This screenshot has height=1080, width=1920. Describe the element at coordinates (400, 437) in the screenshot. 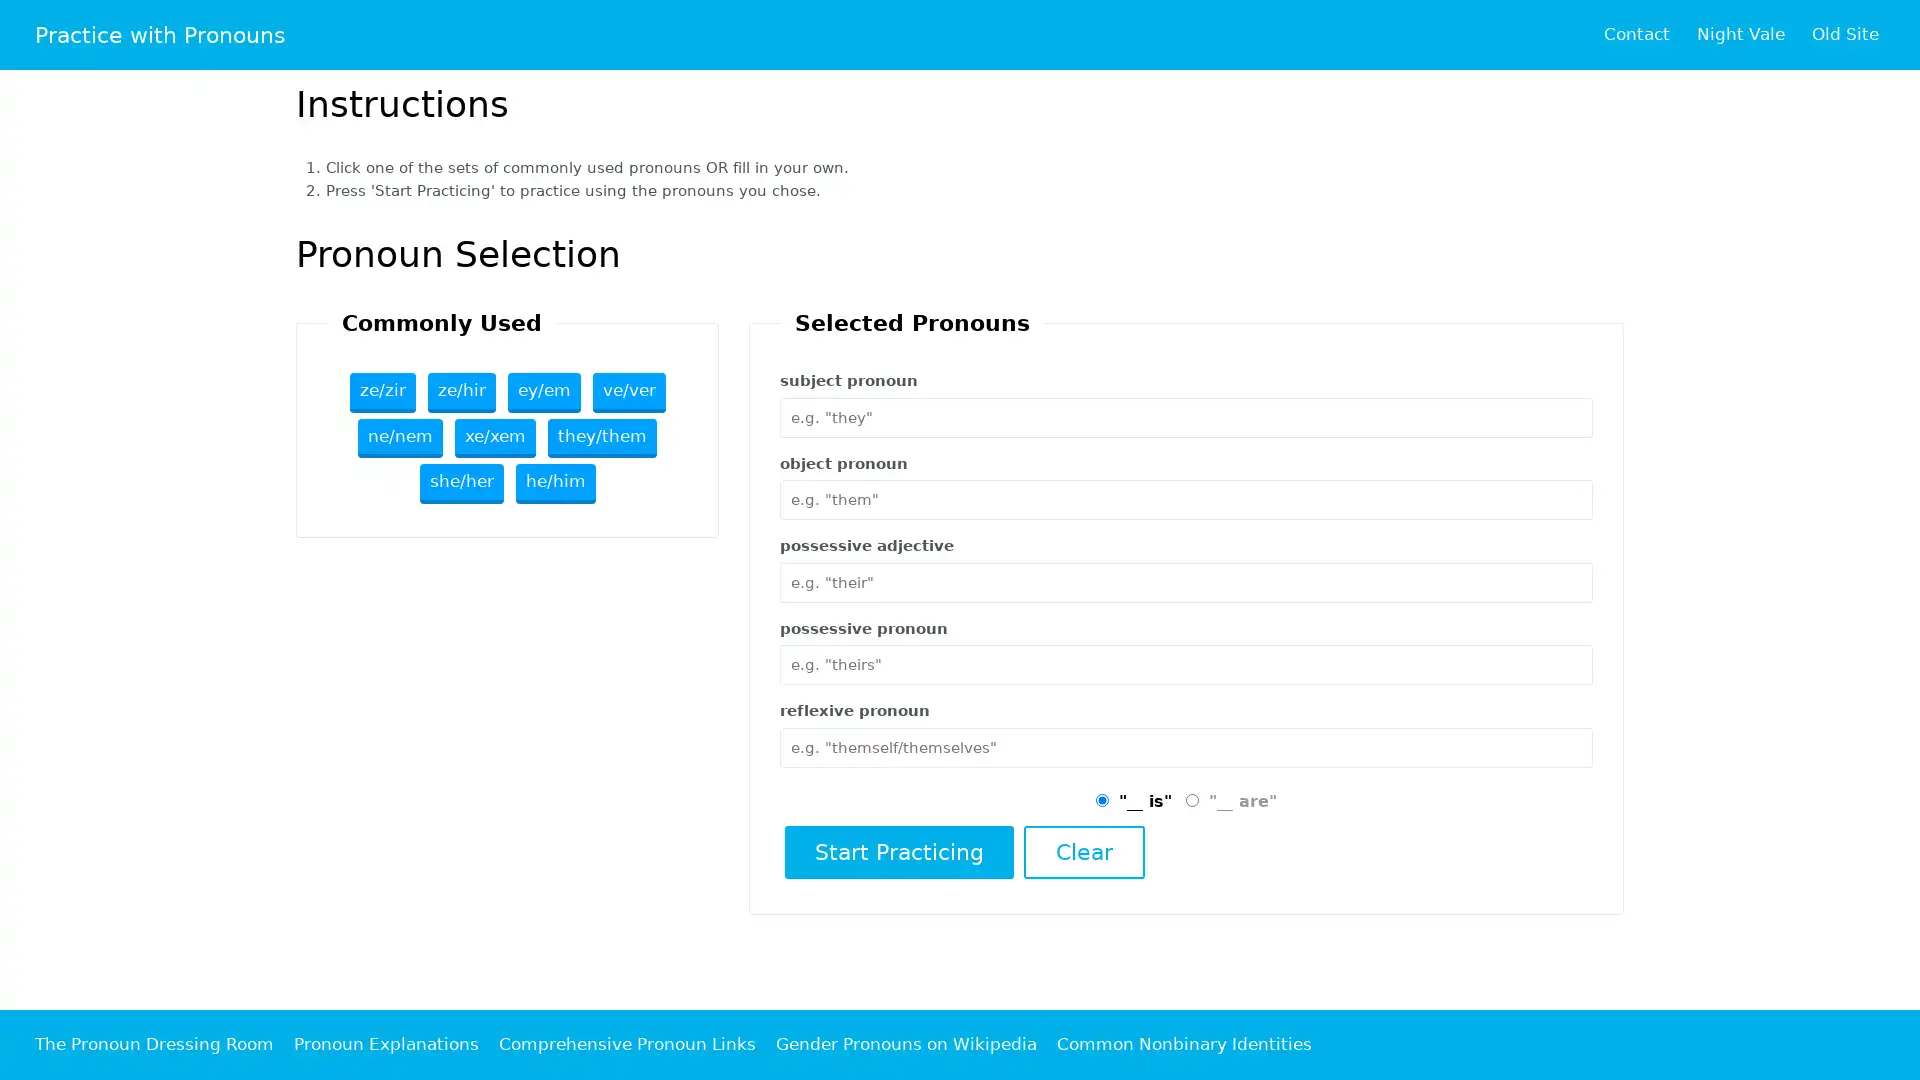

I see `ne/nem` at that location.